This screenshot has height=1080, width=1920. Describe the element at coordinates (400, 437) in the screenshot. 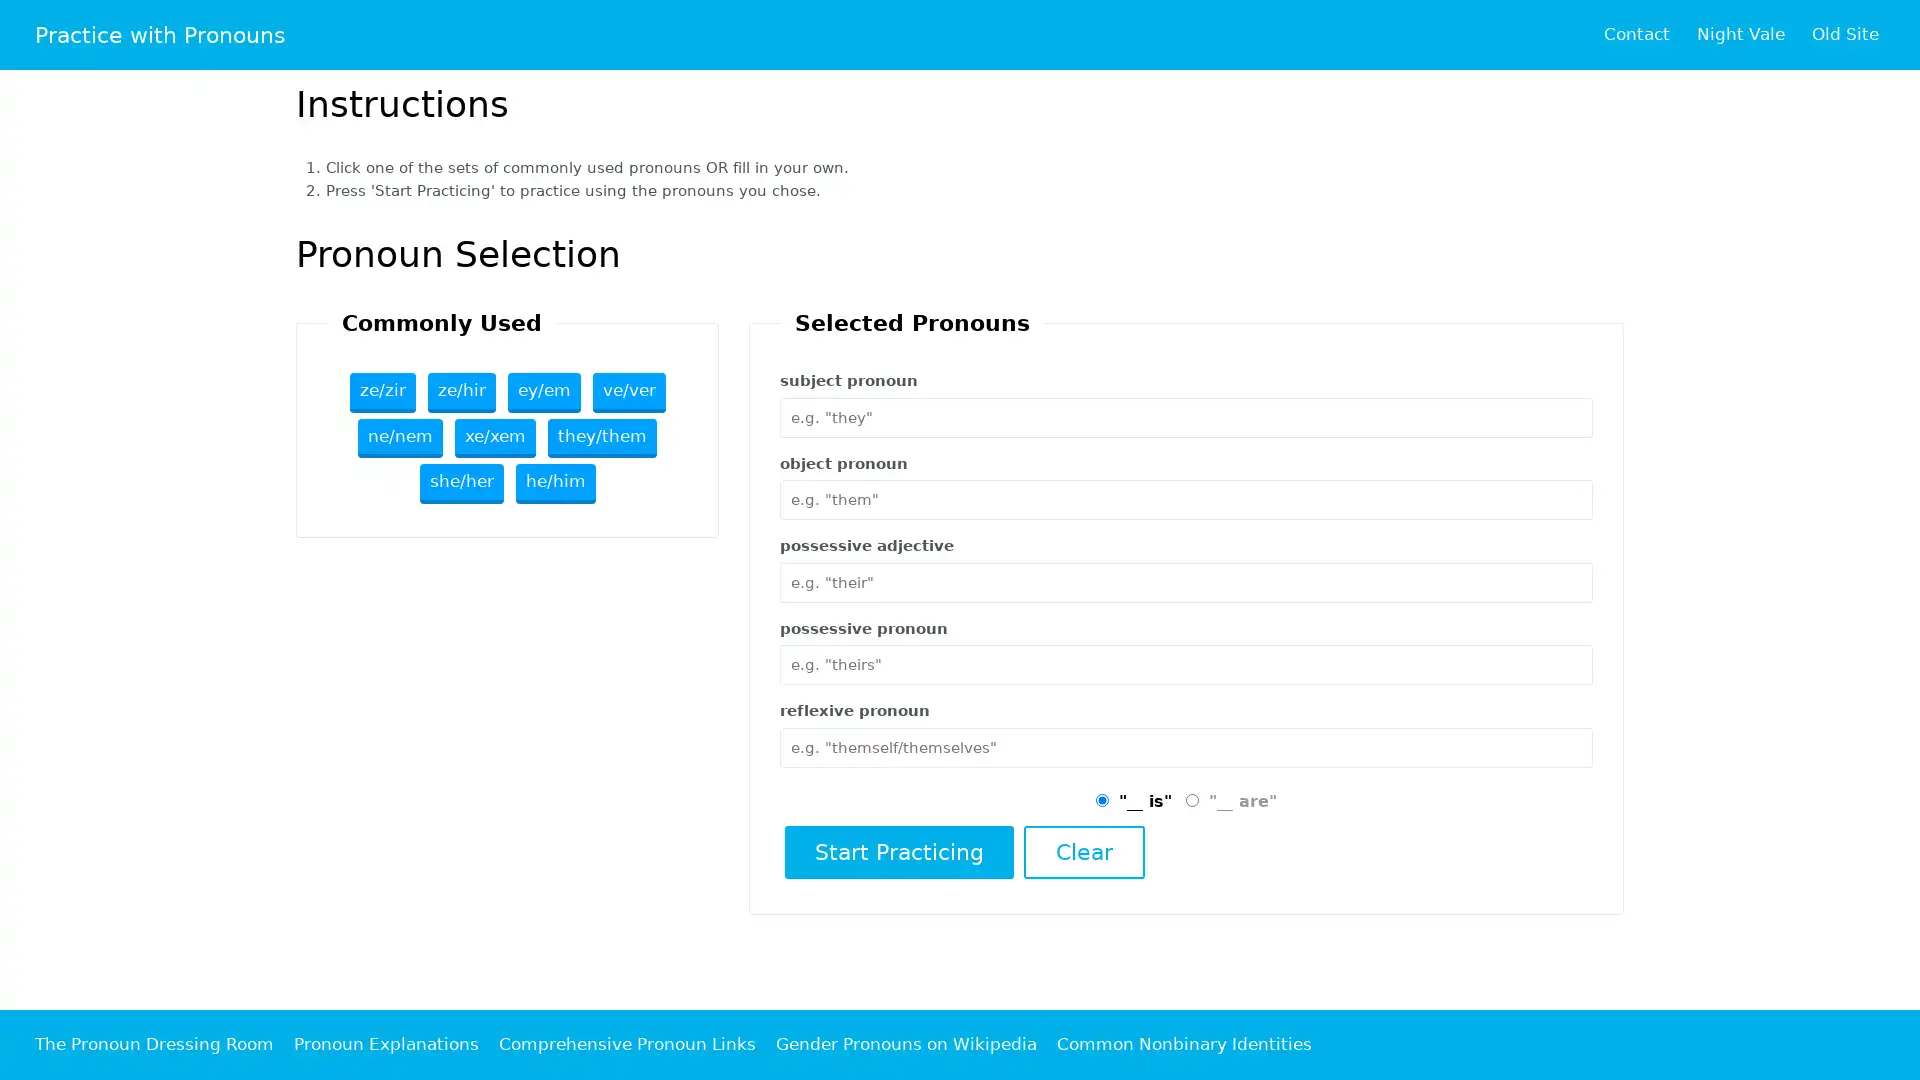

I see `ne/nem` at that location.